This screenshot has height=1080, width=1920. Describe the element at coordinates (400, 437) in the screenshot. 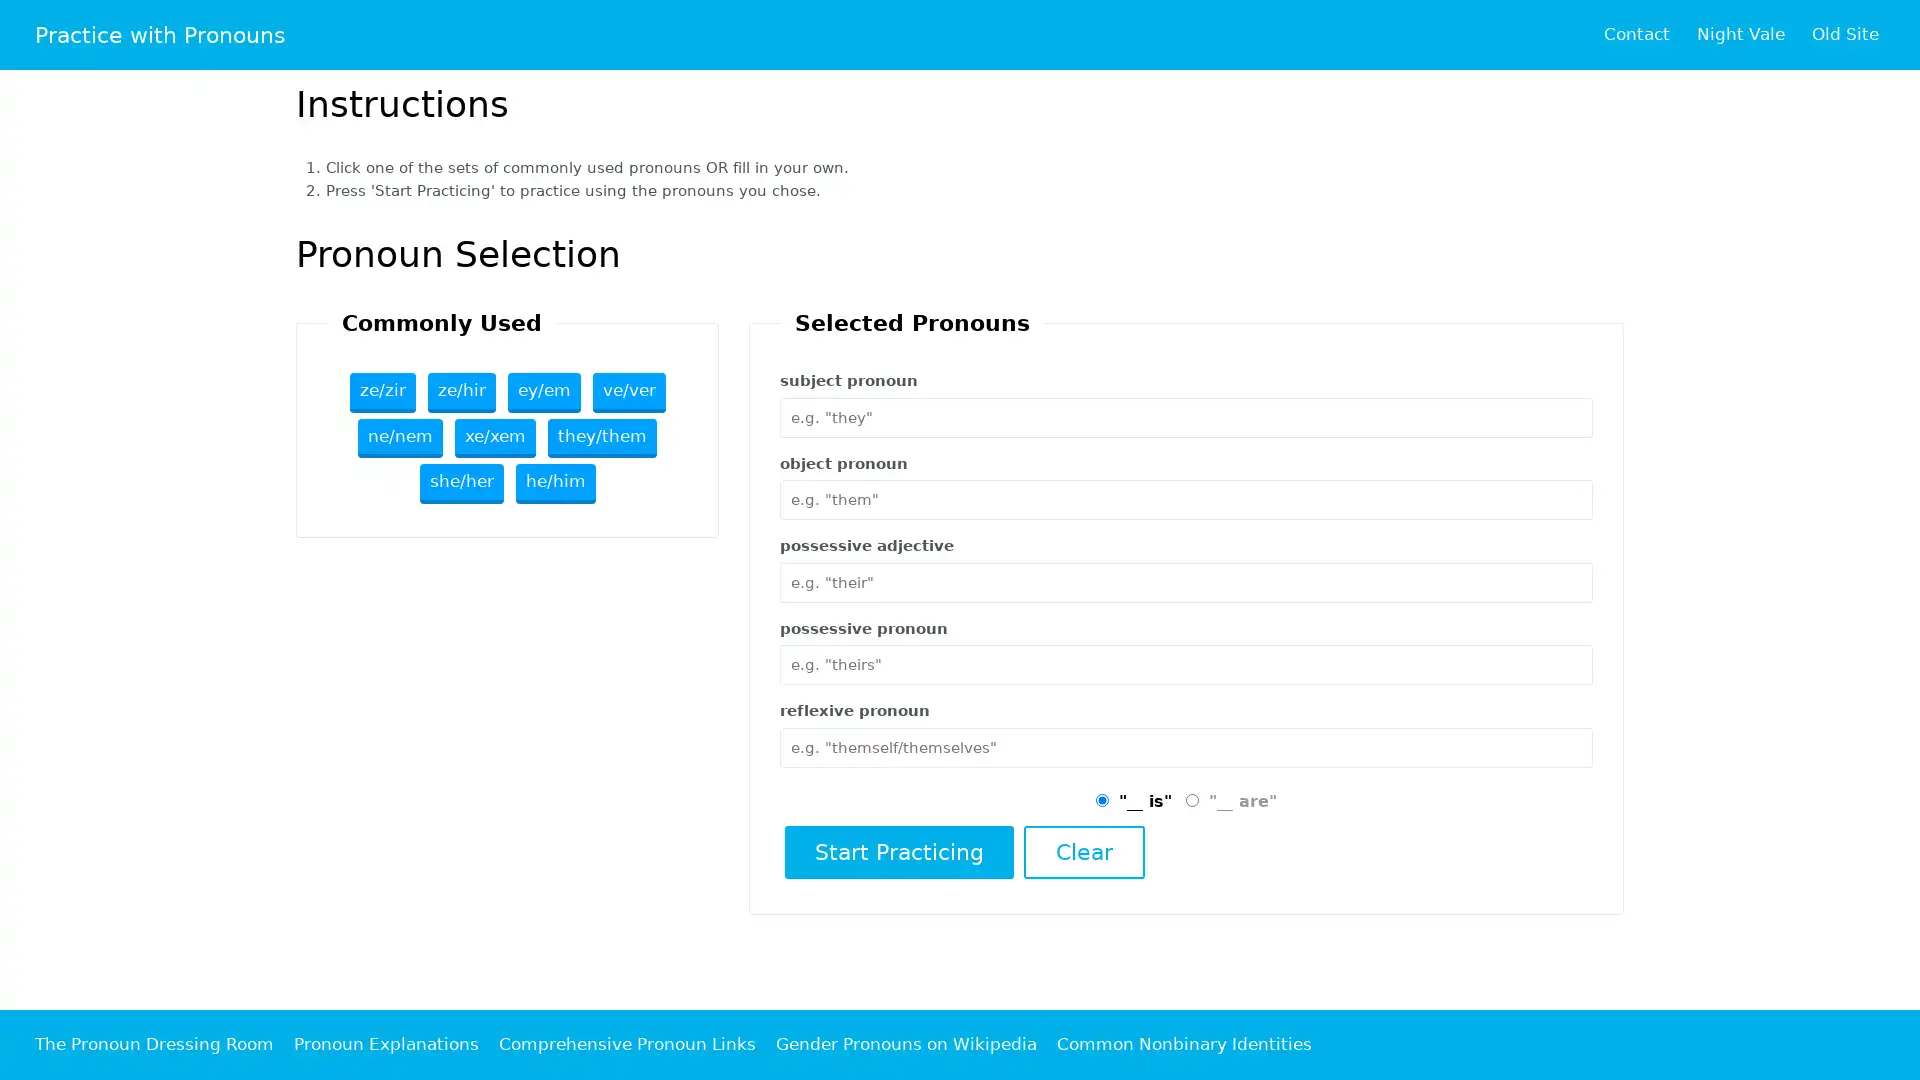

I see `ne/nem` at that location.